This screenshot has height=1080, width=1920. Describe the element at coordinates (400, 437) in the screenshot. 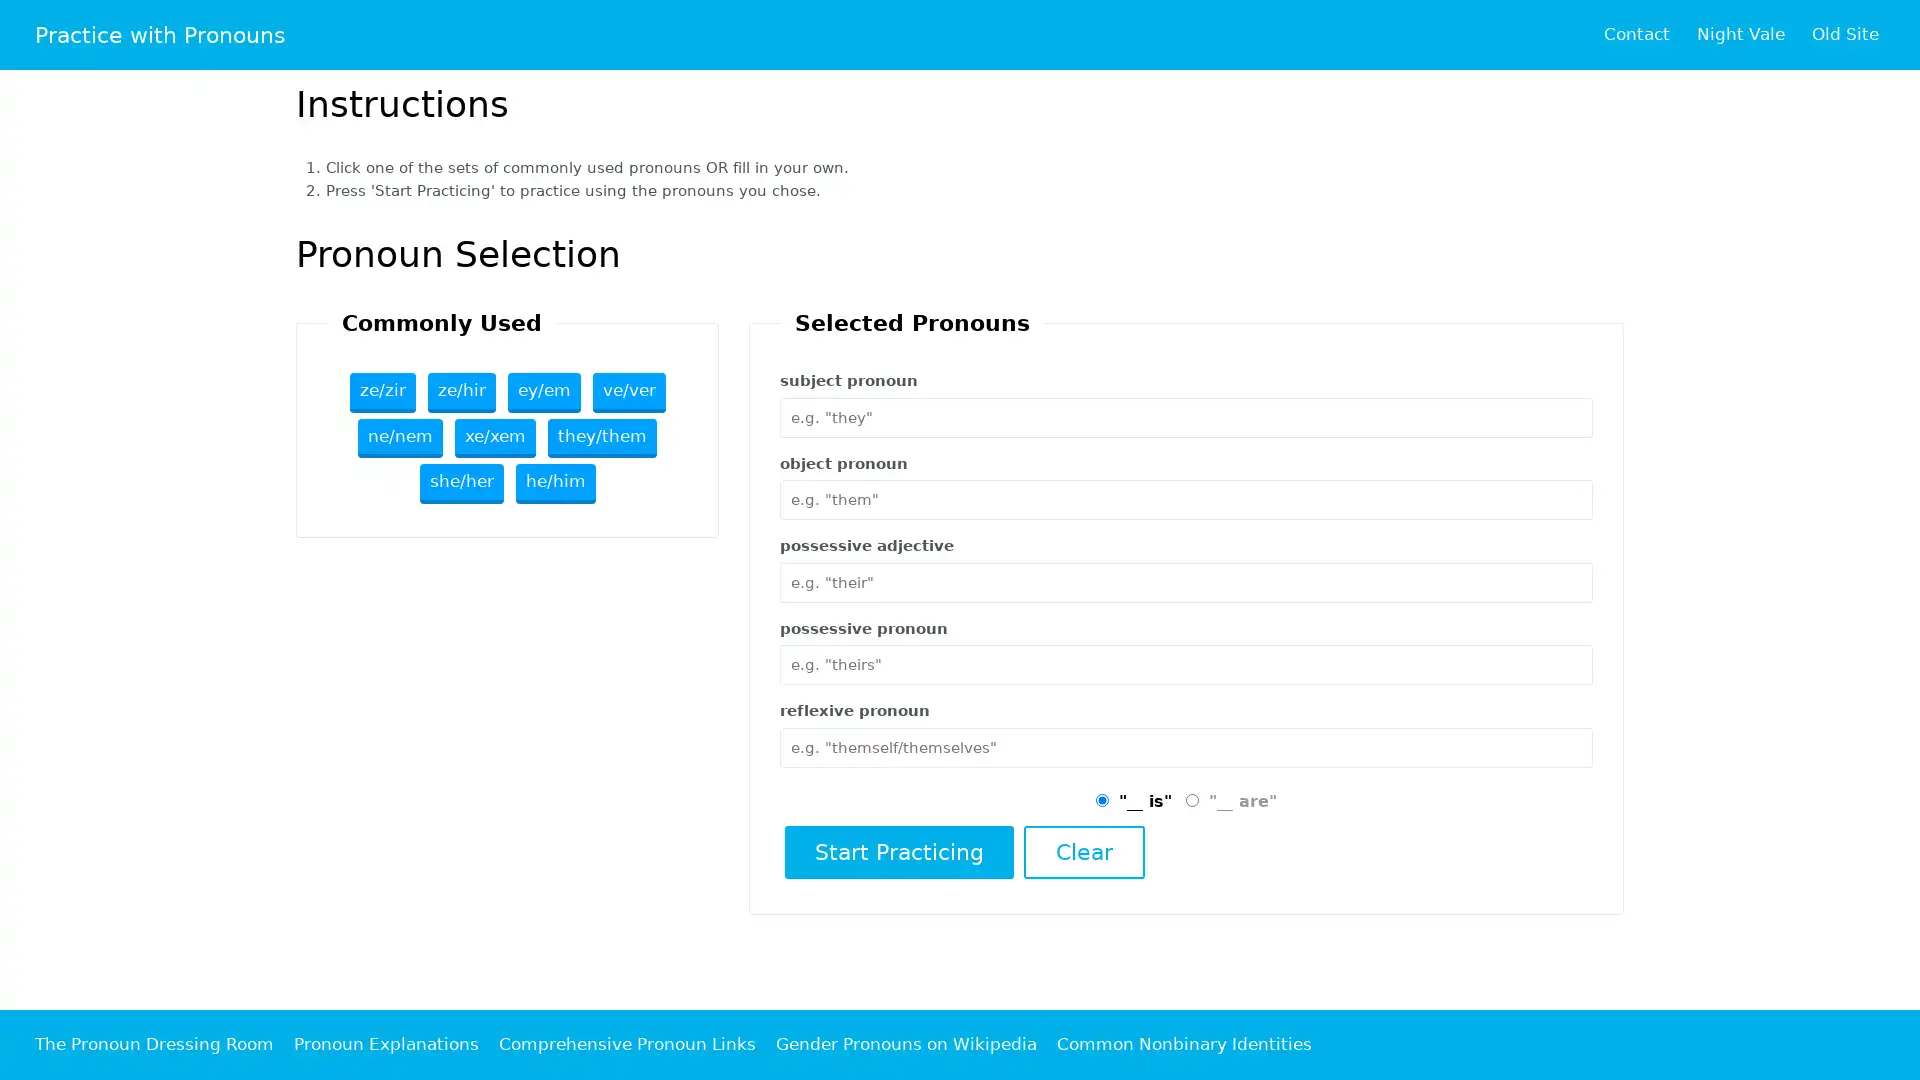

I see `ne/nem` at that location.